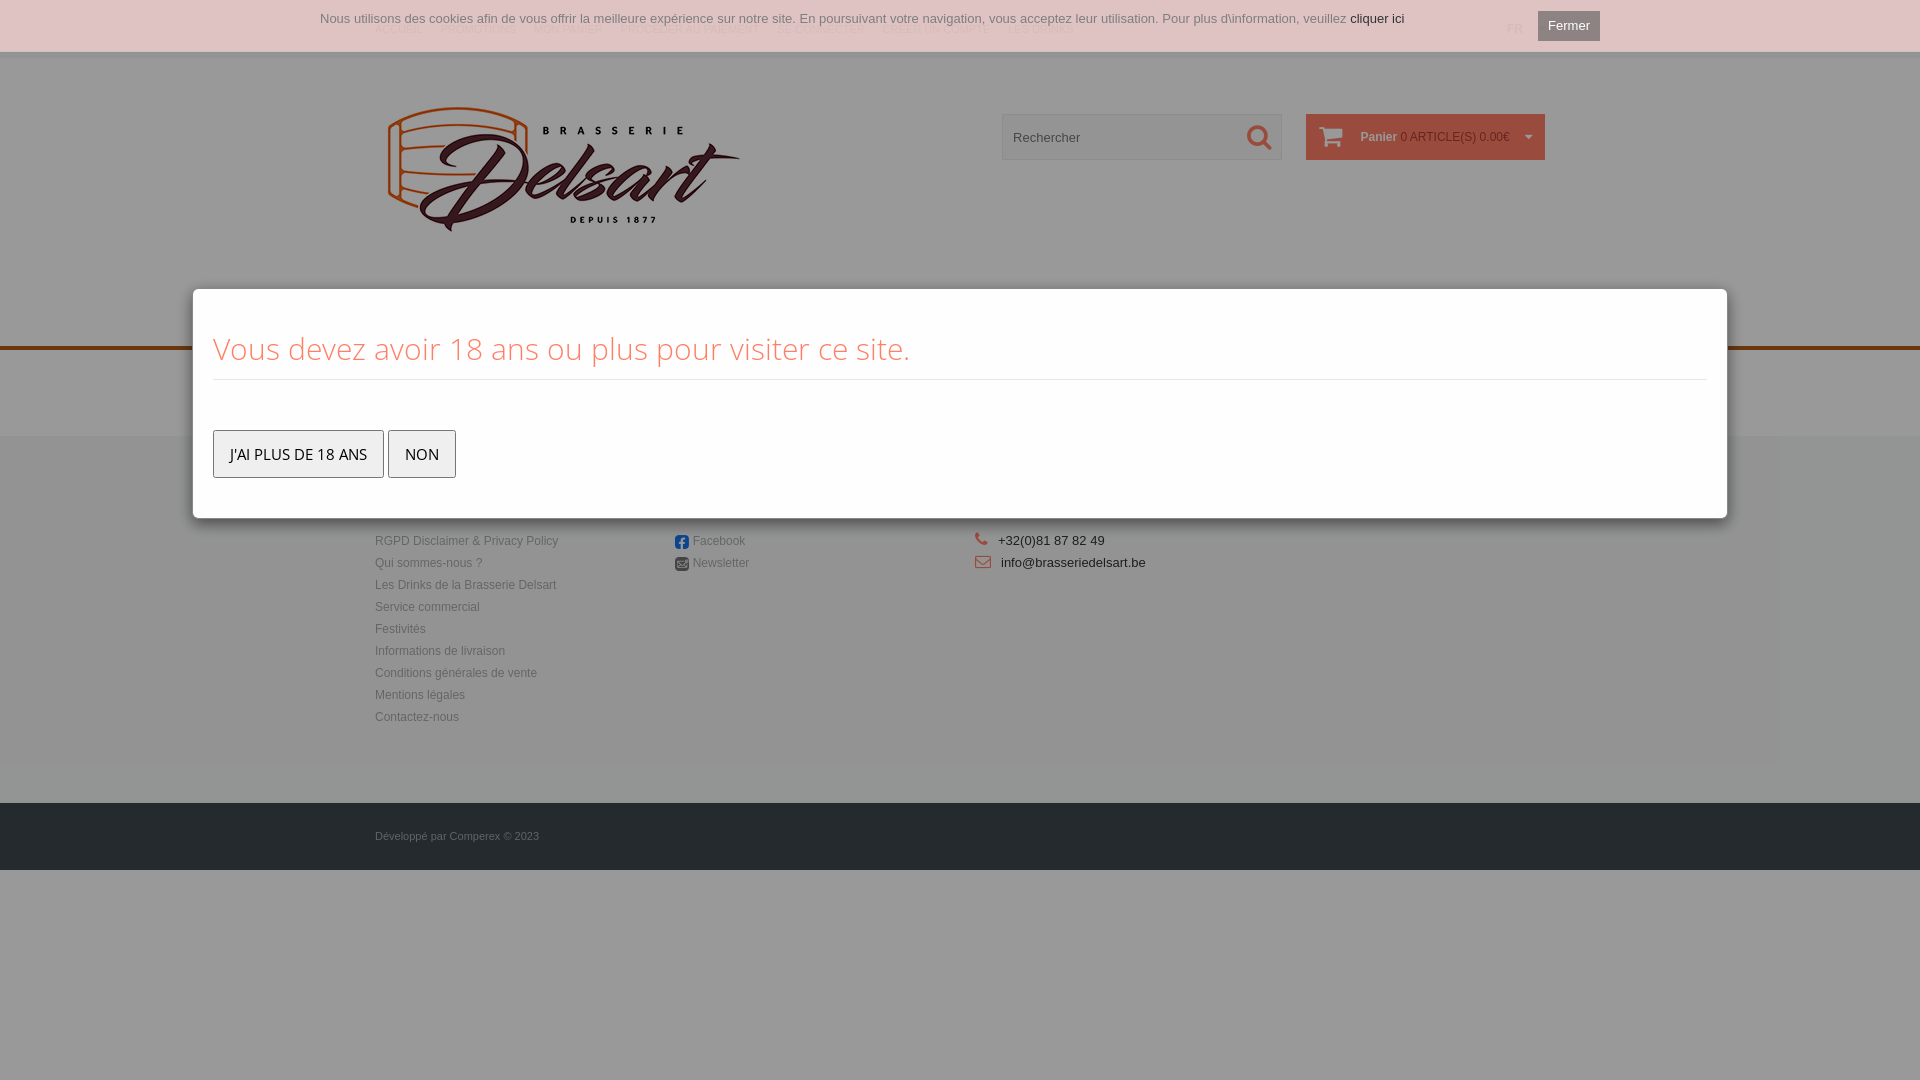 Image resolution: width=1920 pixels, height=1080 pixels. Describe the element at coordinates (426, 605) in the screenshot. I see `'Service commercial'` at that location.